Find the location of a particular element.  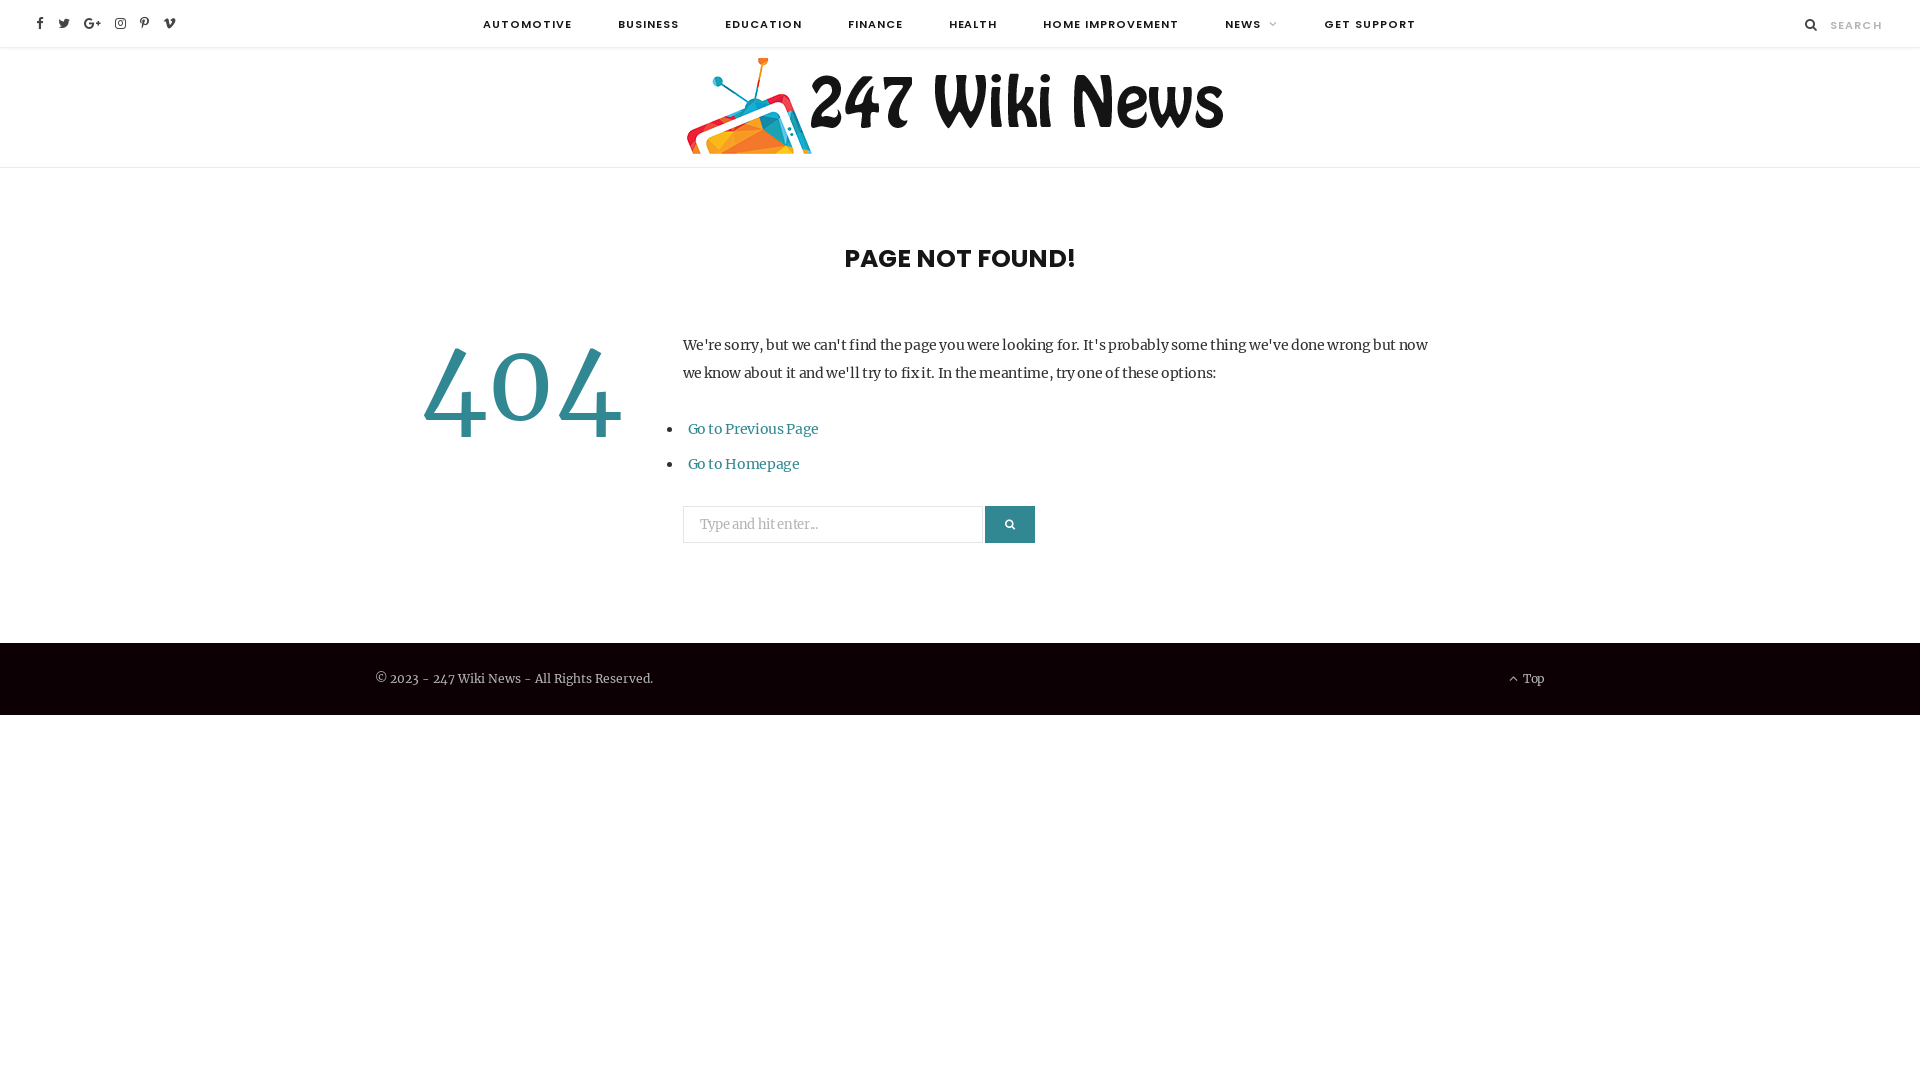

'Vimeo' is located at coordinates (156, 23).